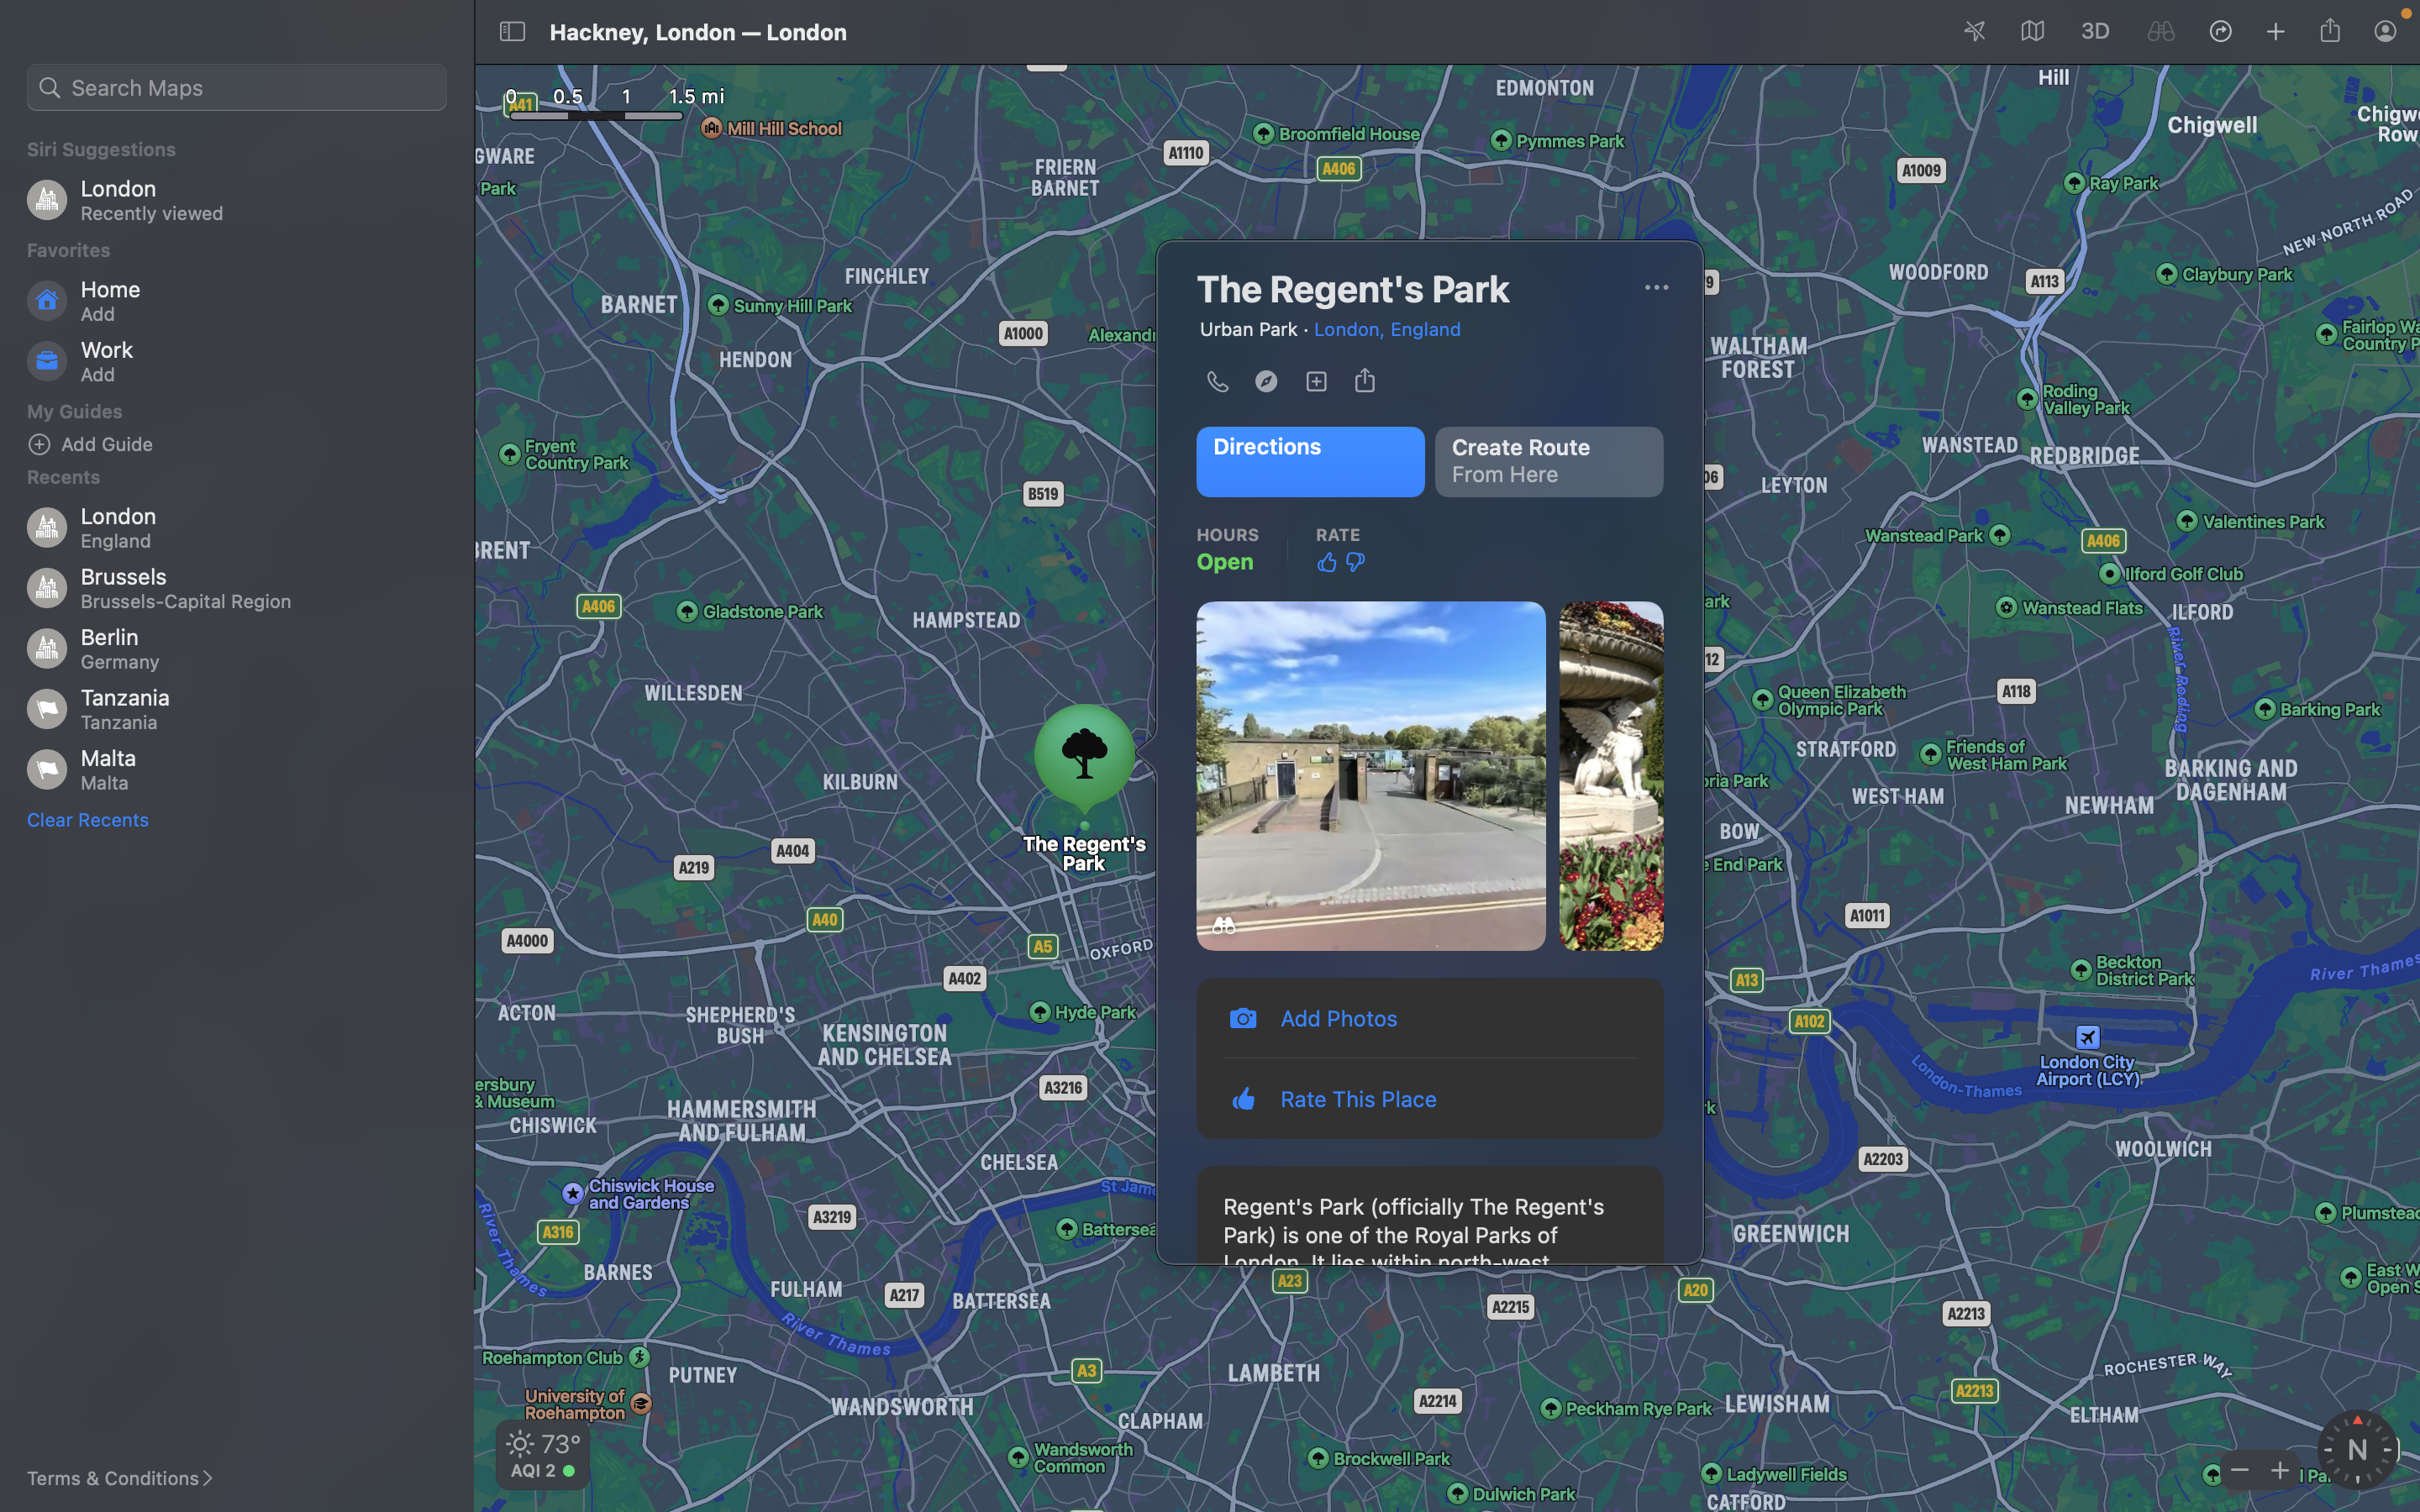 The image size is (2420, 1512). I want to click on Create path from the Regent"s park, so click(1552, 461).